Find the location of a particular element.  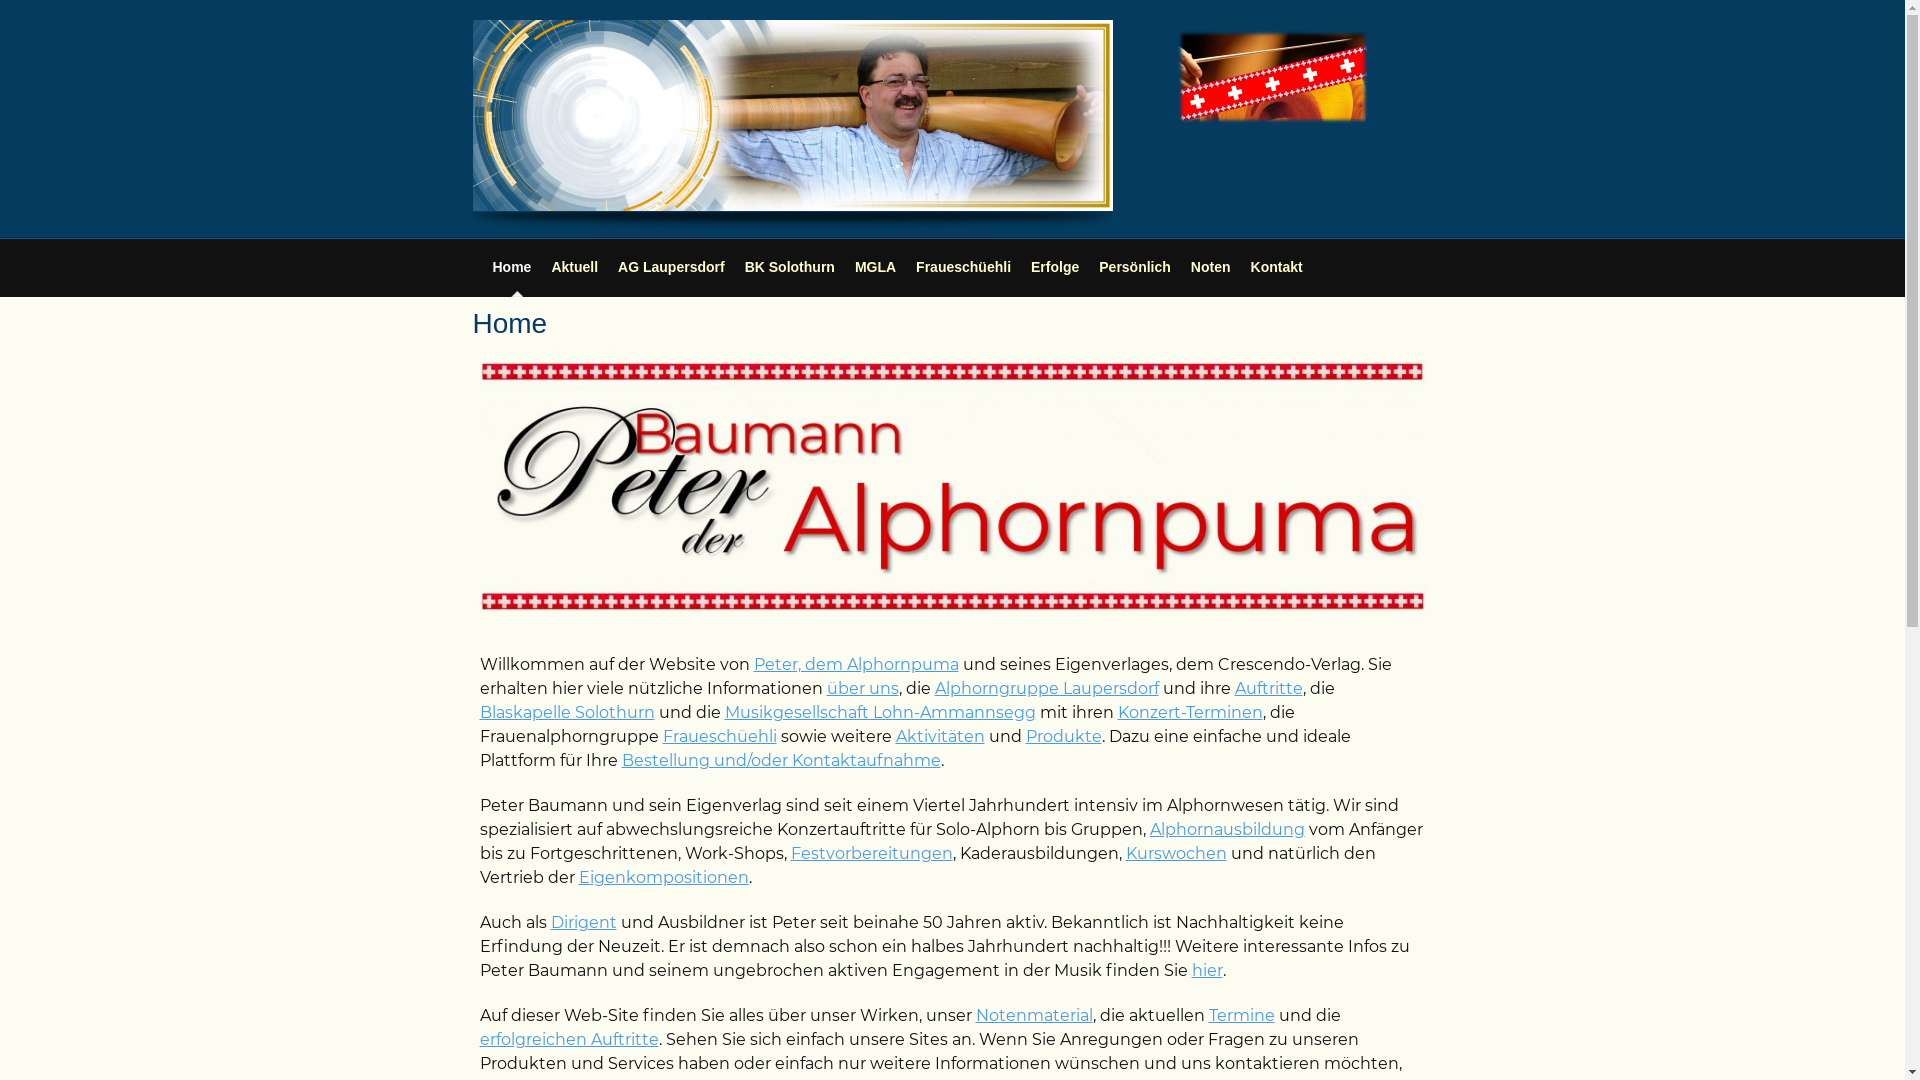

'Notenmaterial' is located at coordinates (1034, 1015).